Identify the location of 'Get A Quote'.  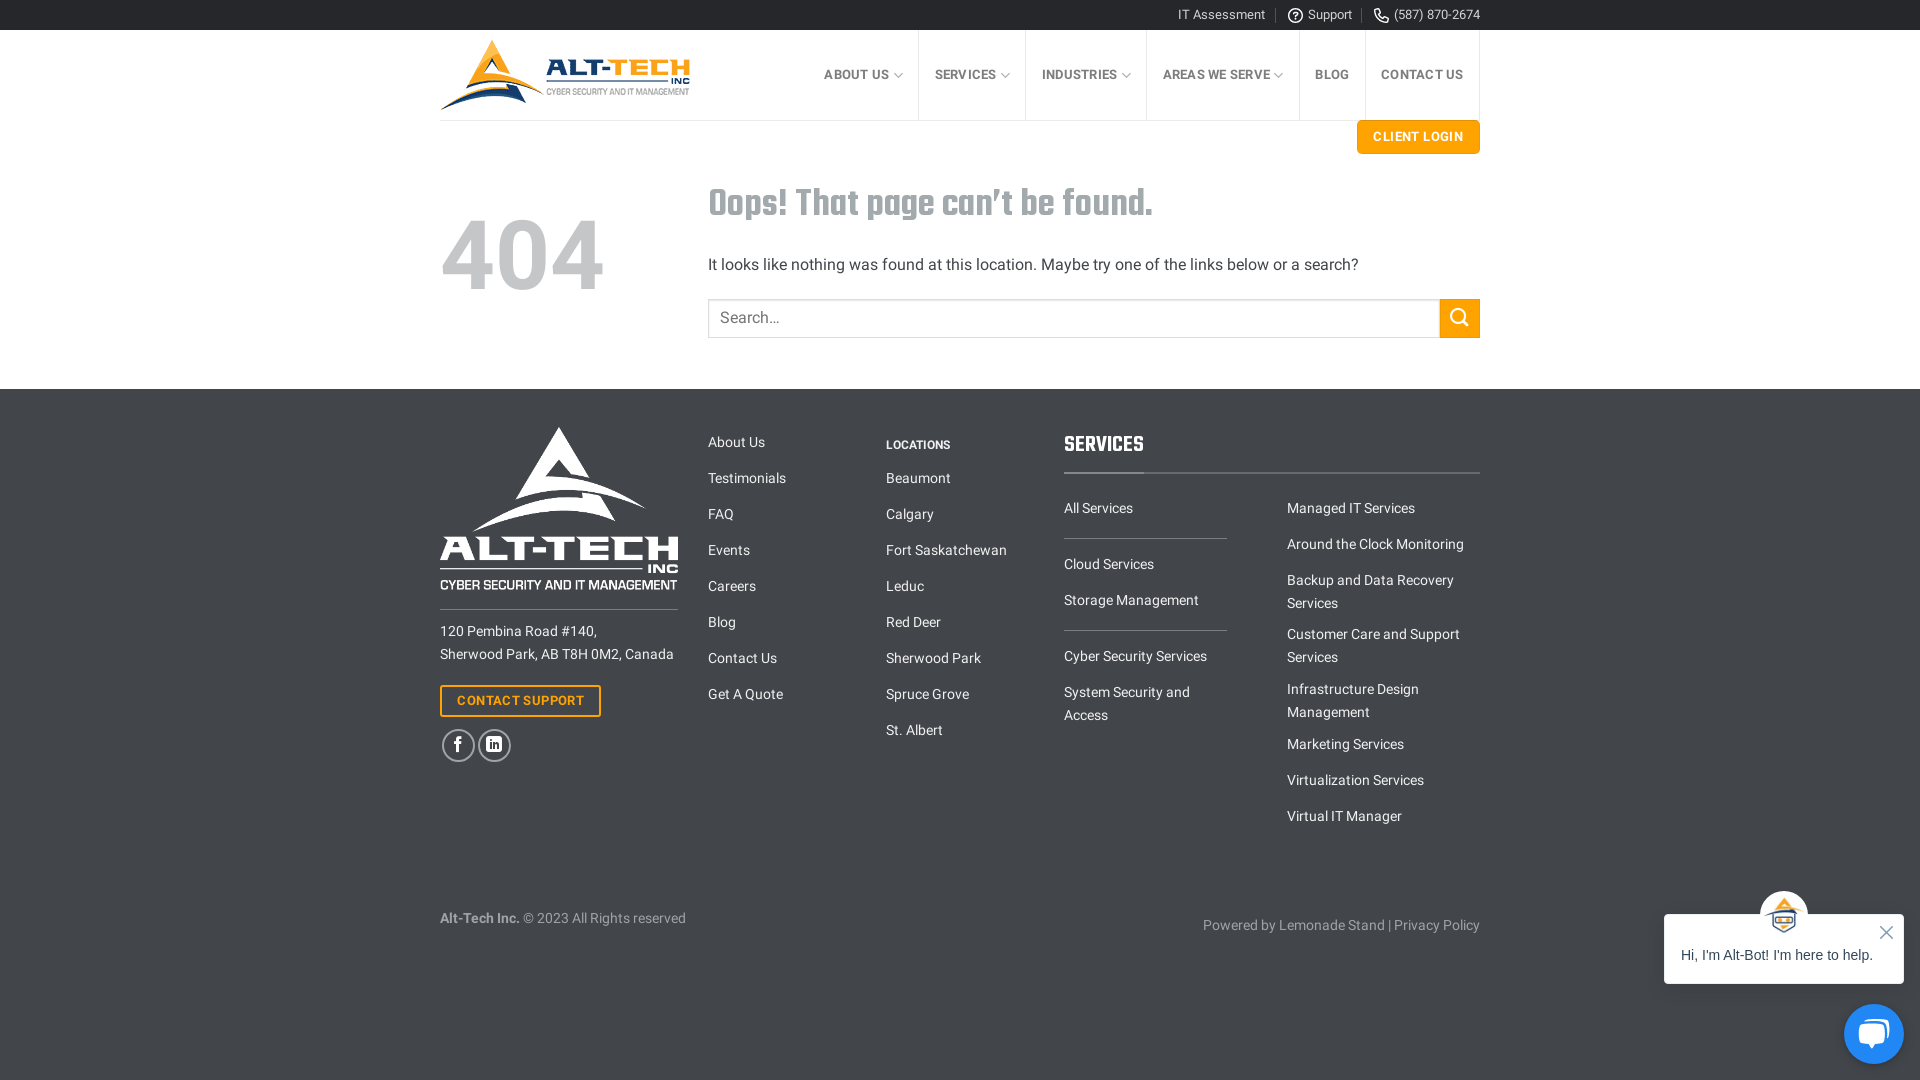
(781, 696).